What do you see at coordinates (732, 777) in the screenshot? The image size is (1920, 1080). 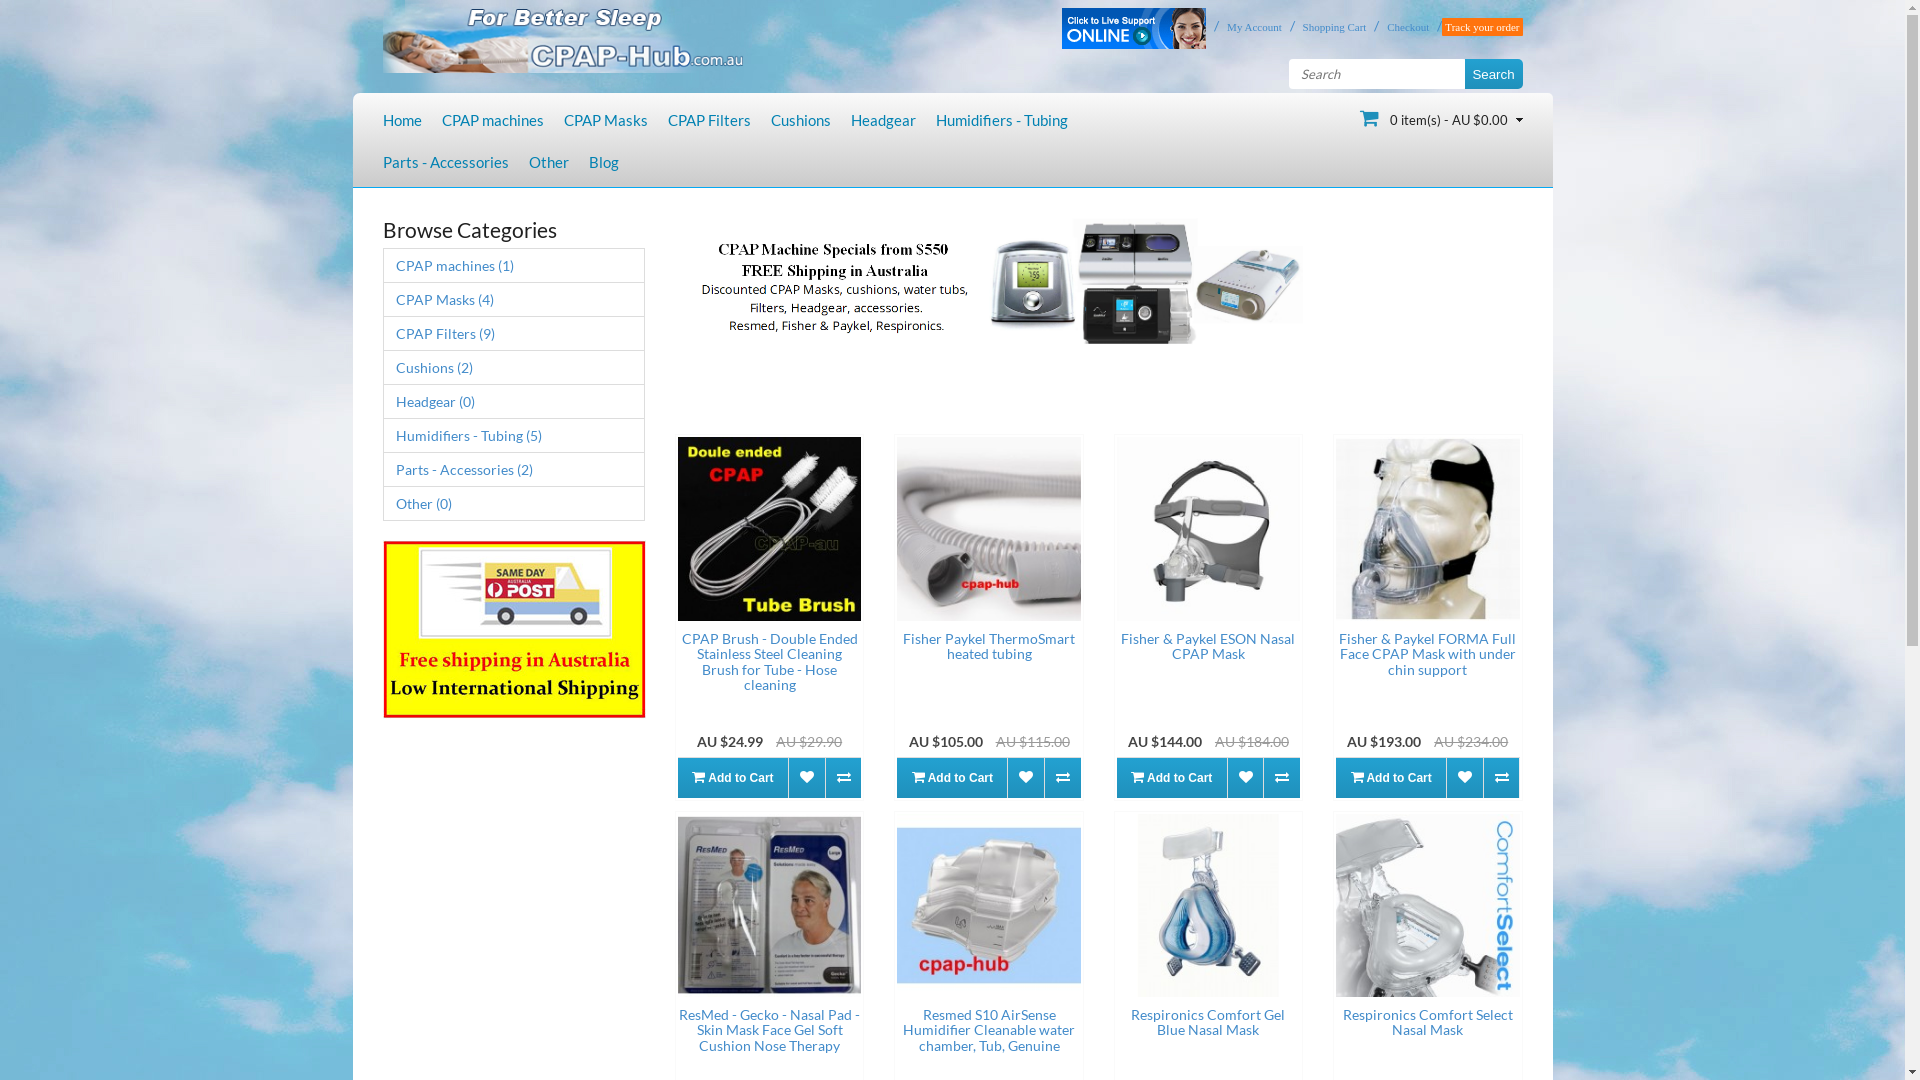 I see `'Add to Cart'` at bounding box center [732, 777].